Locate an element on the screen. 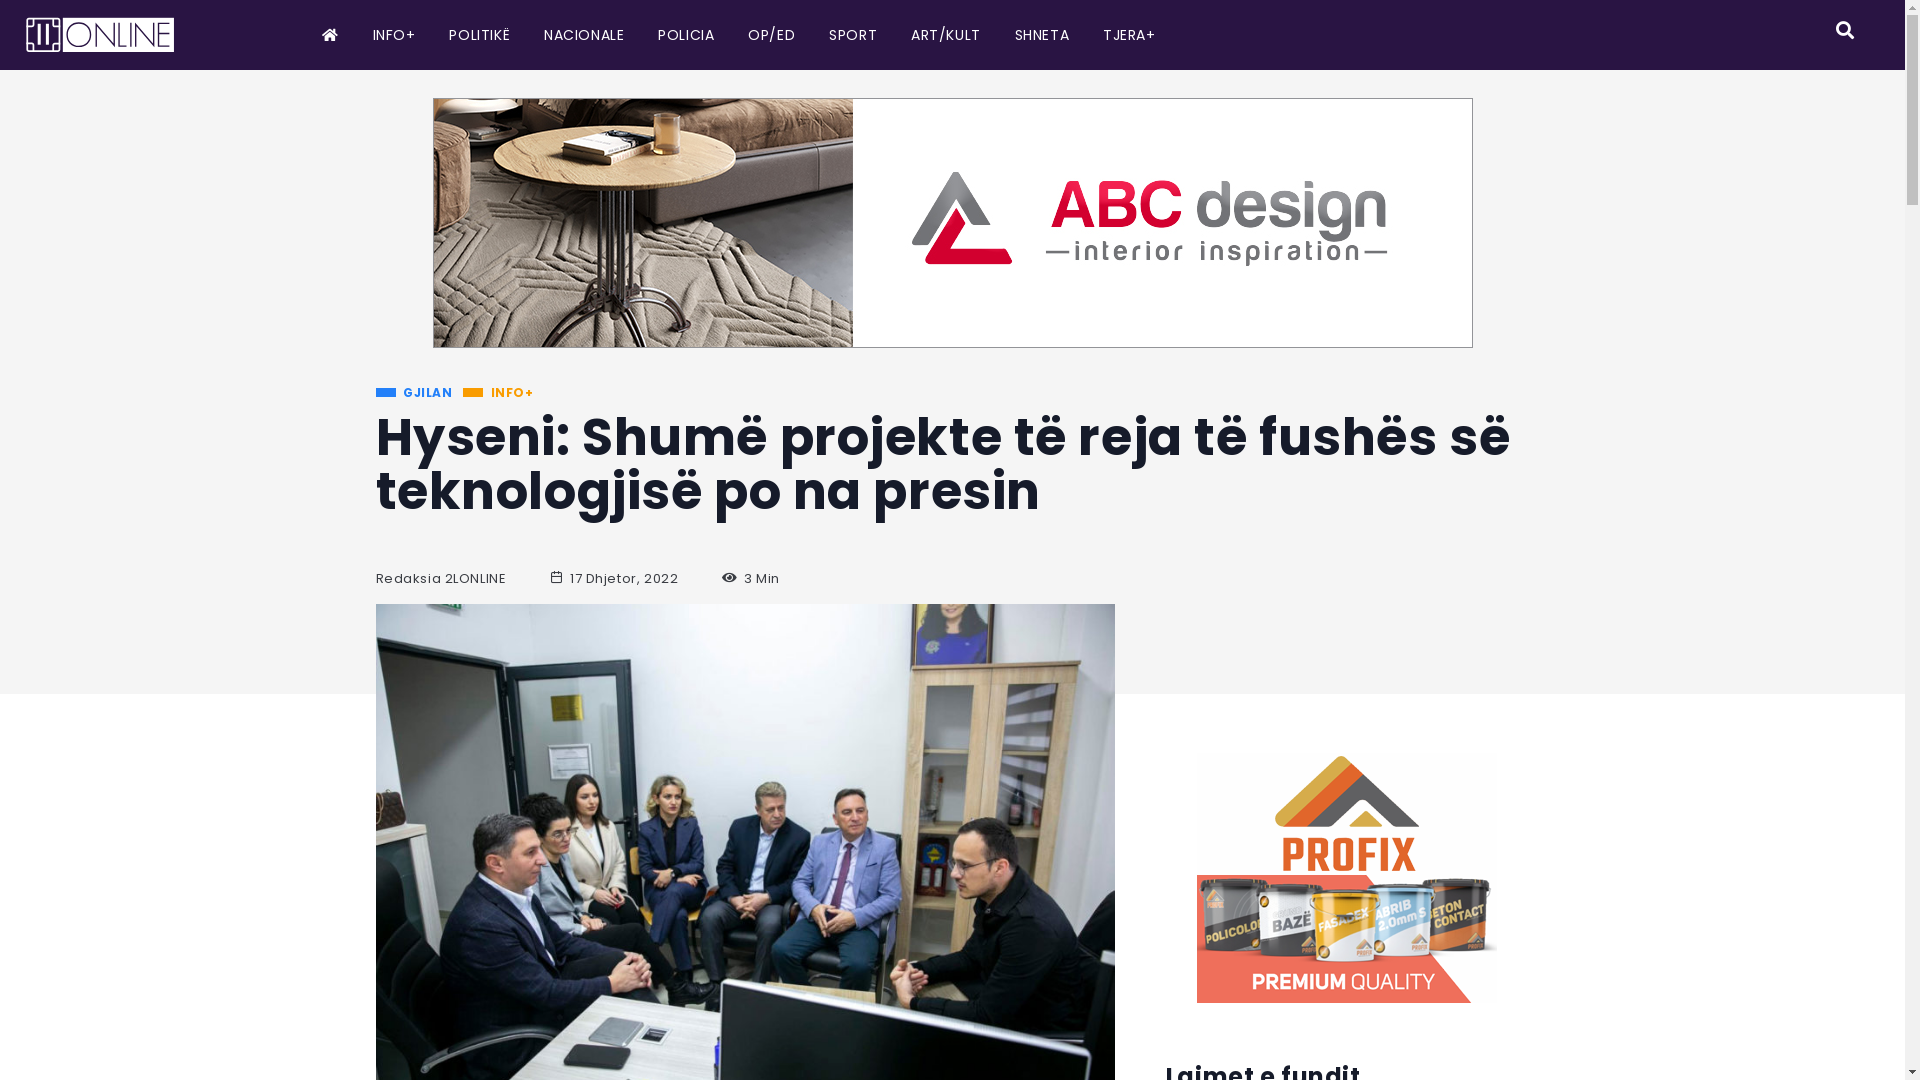 The height and width of the screenshot is (1080, 1920). 'INFO+' is located at coordinates (498, 393).